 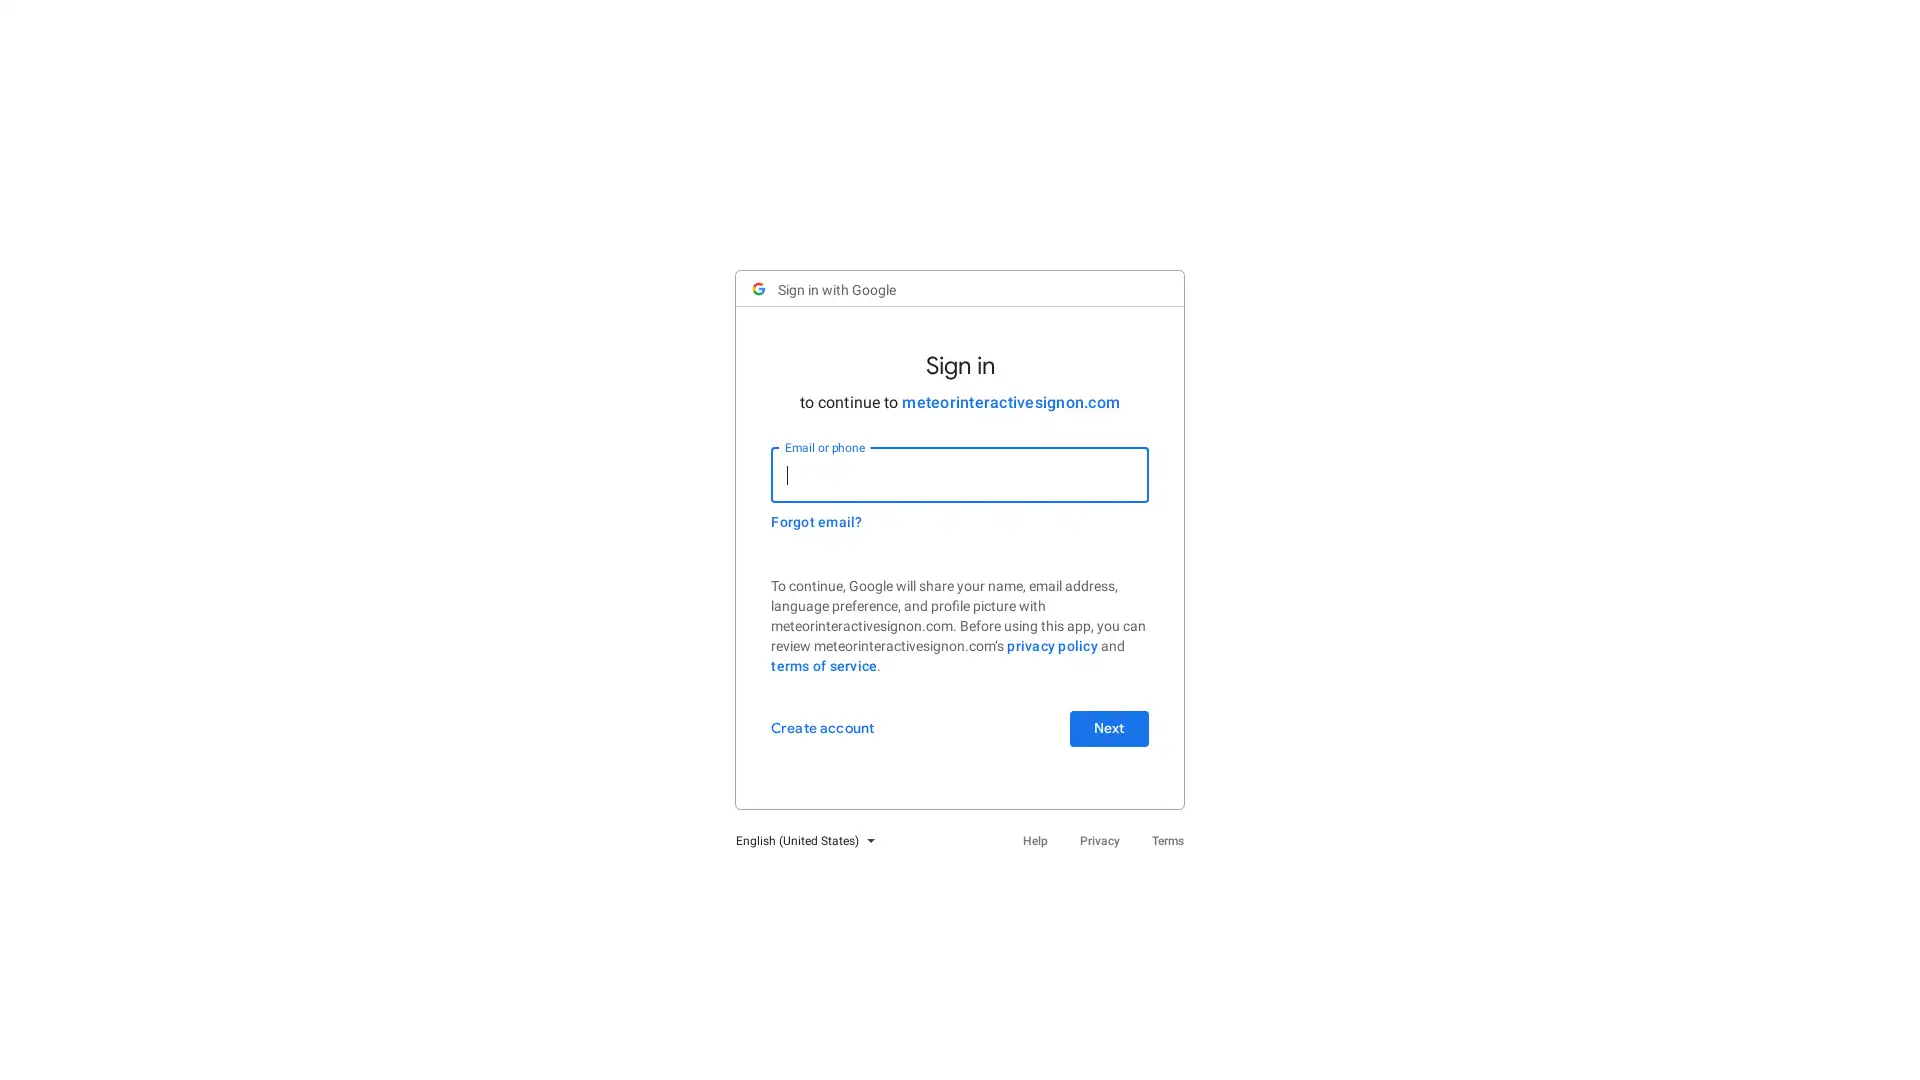 What do you see at coordinates (1103, 732) in the screenshot?
I see `Next` at bounding box center [1103, 732].